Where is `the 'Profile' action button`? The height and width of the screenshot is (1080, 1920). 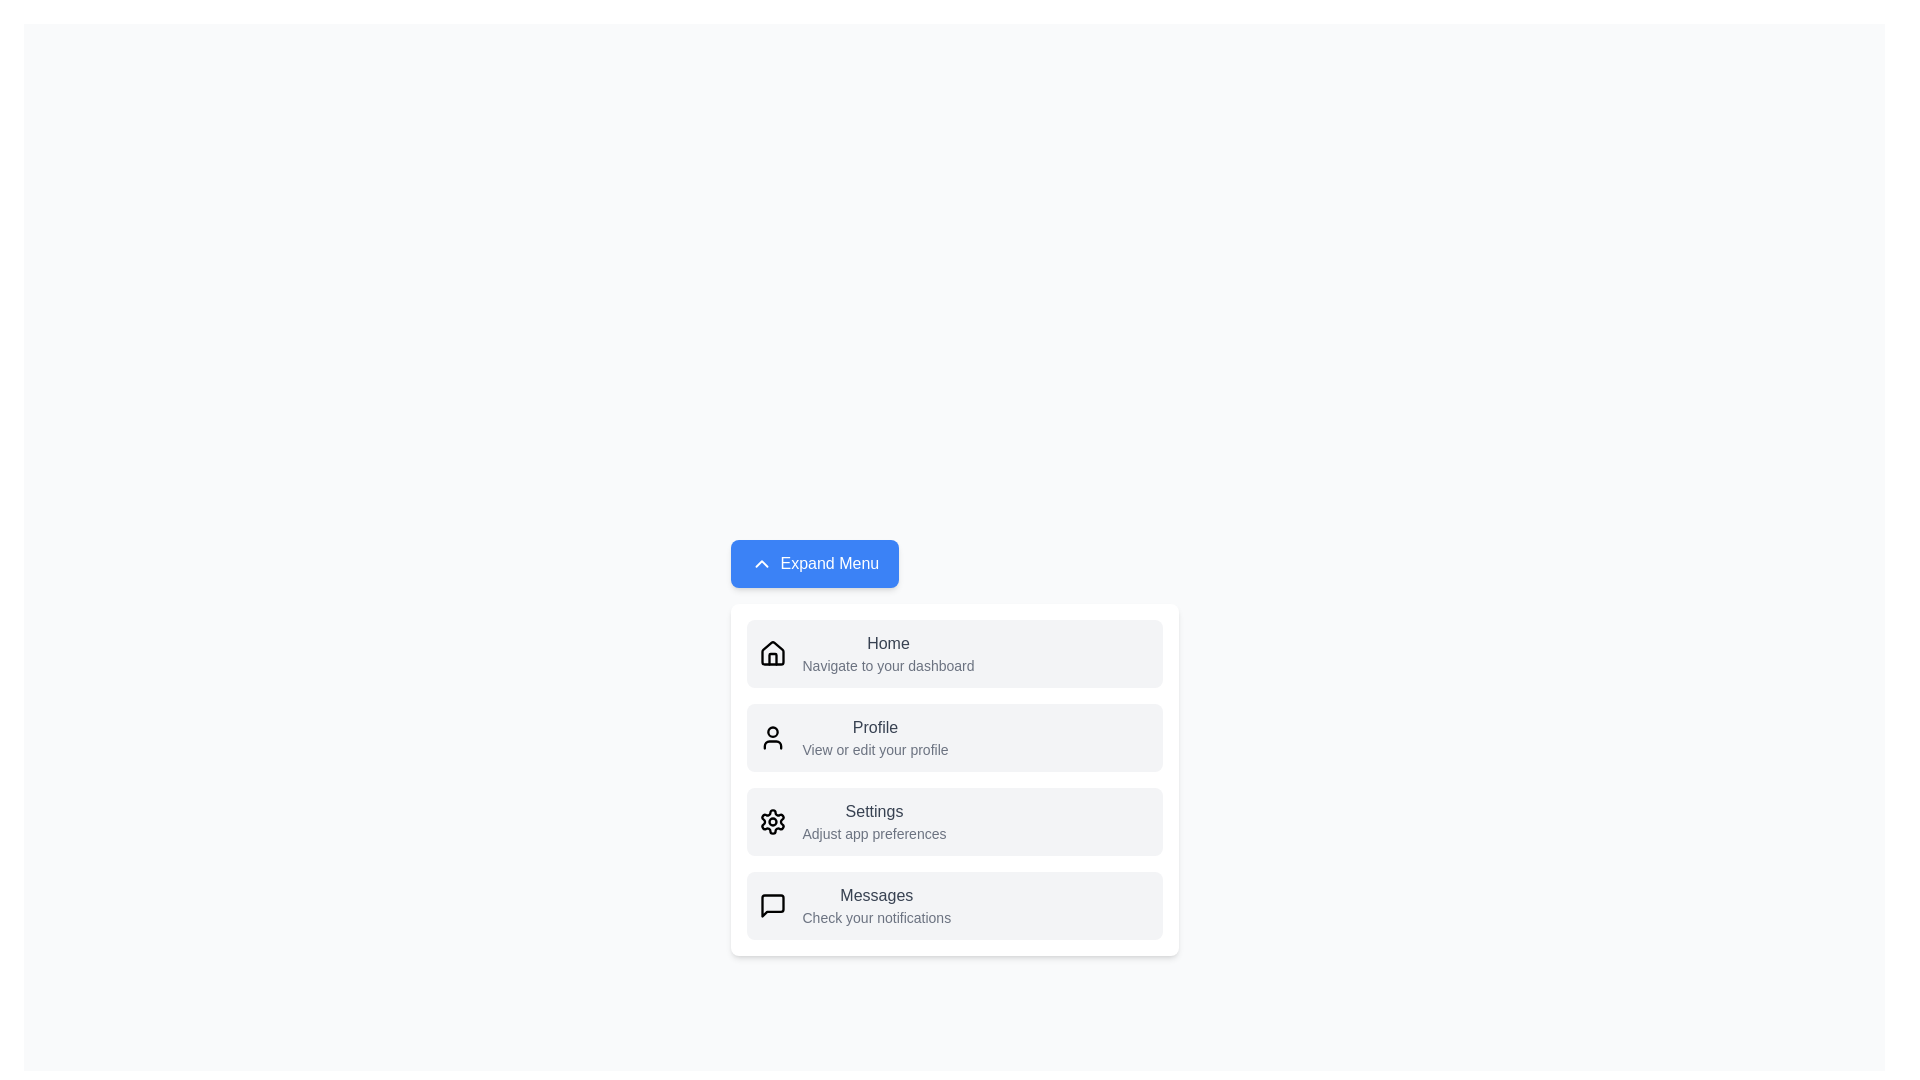 the 'Profile' action button is located at coordinates (875, 737).